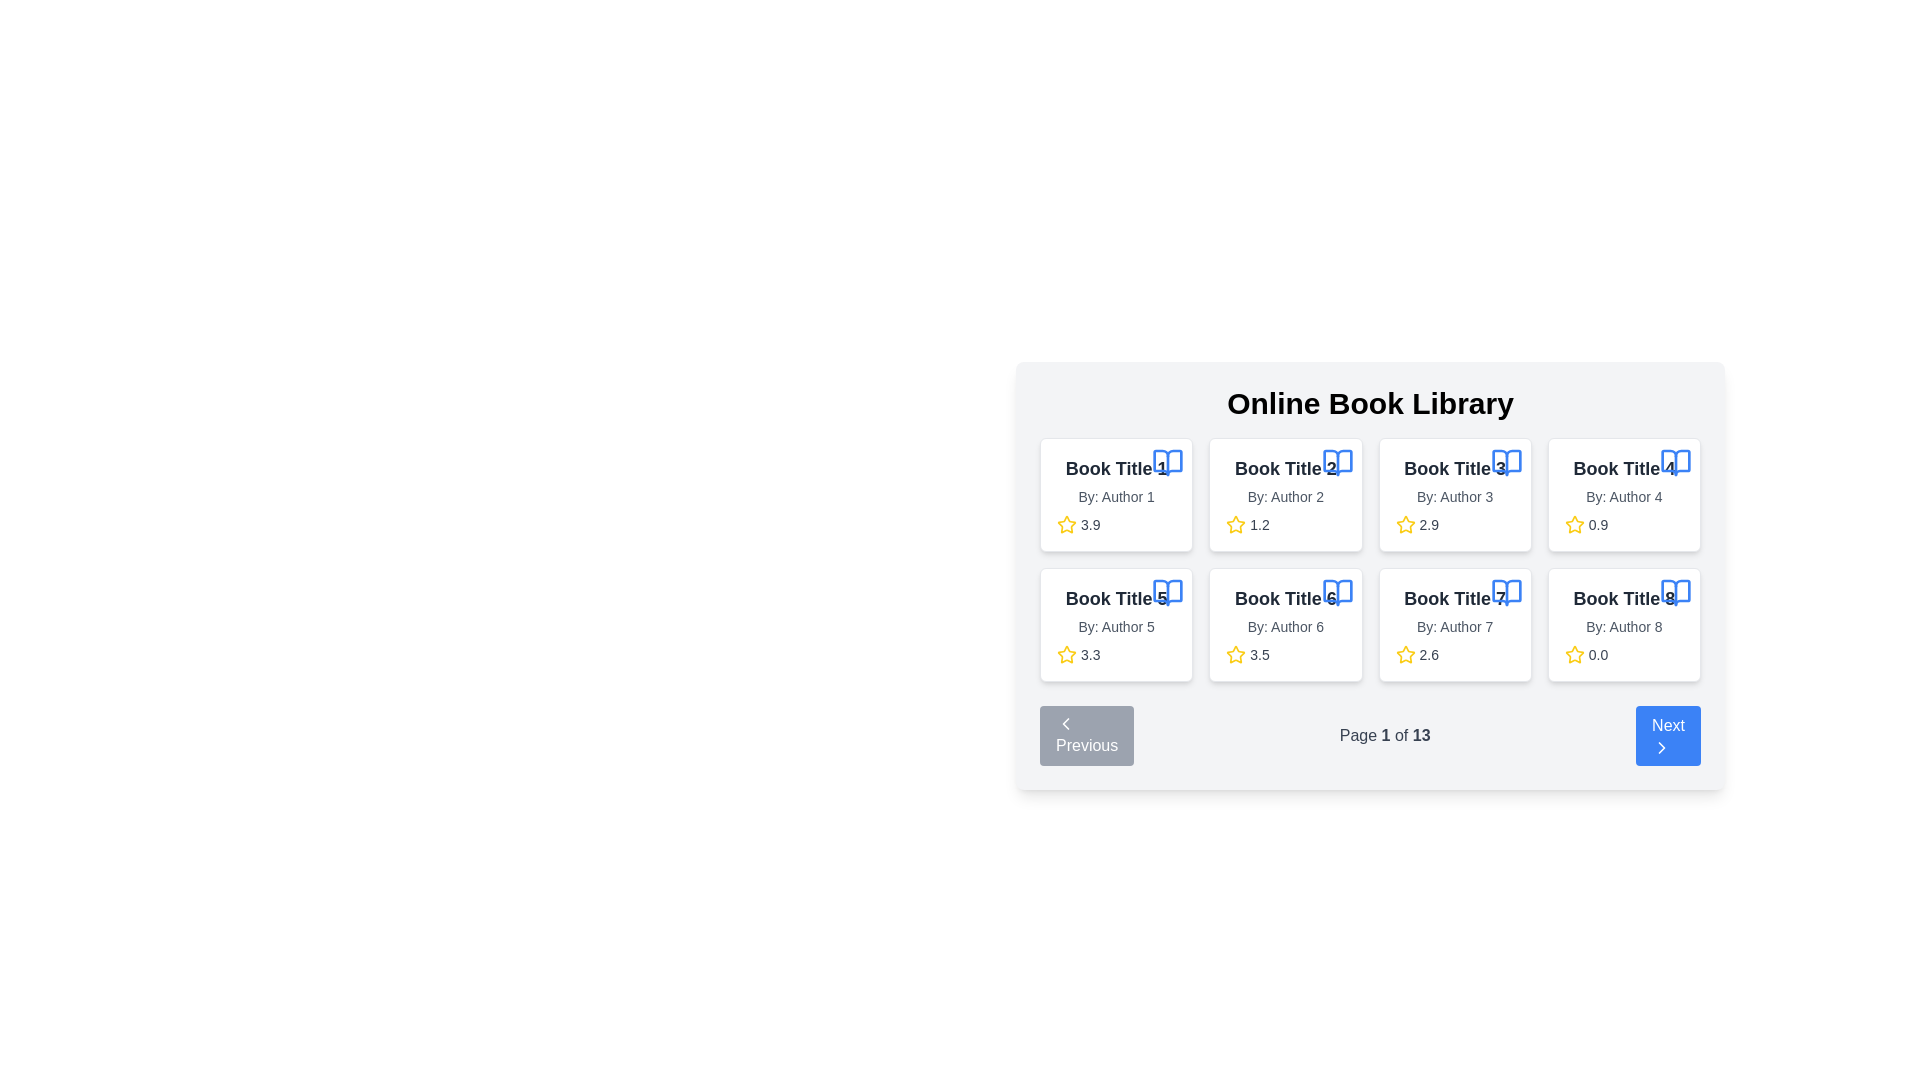 This screenshot has height=1080, width=1920. I want to click on the static text label indicating the current page, which shows 'Page 1 of 13' and is located in the pagination section at the bottom center of the interface, so click(1385, 735).